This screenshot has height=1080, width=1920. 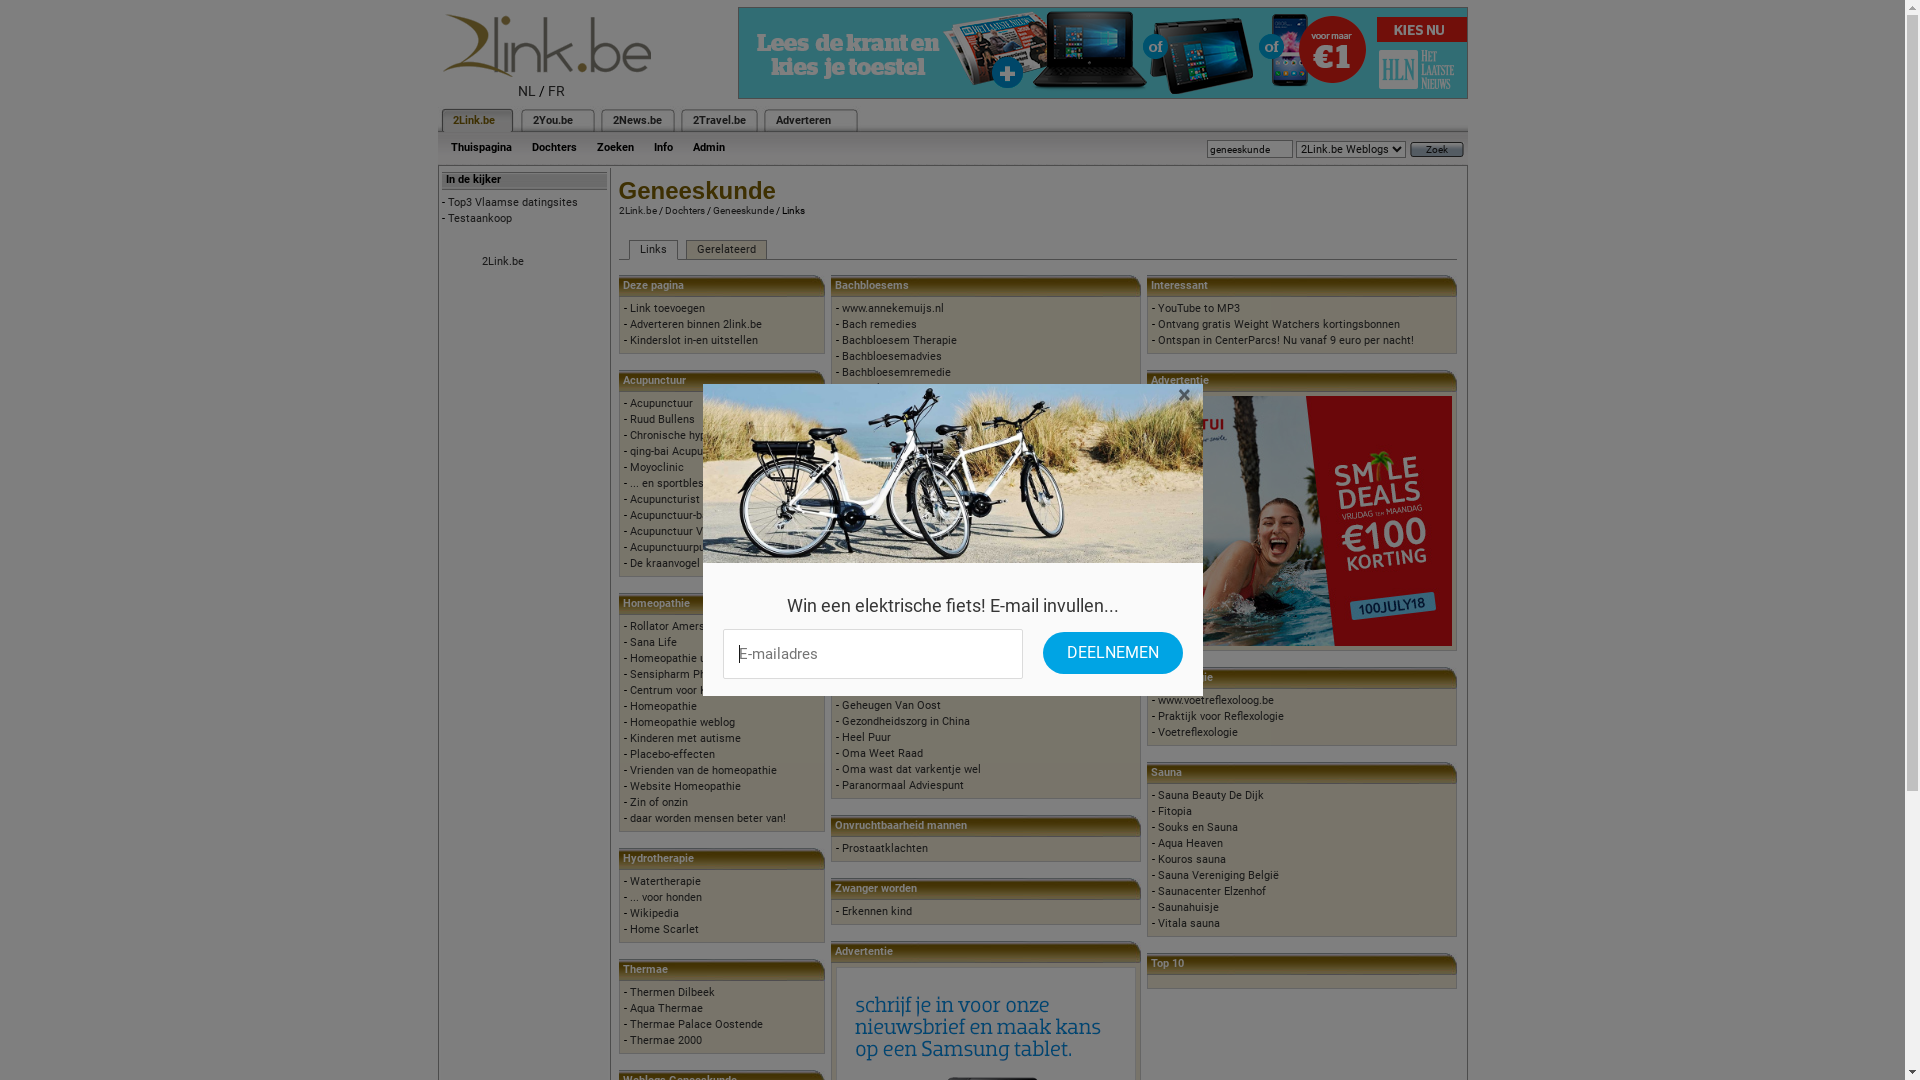 What do you see at coordinates (556, 91) in the screenshot?
I see `'FR'` at bounding box center [556, 91].